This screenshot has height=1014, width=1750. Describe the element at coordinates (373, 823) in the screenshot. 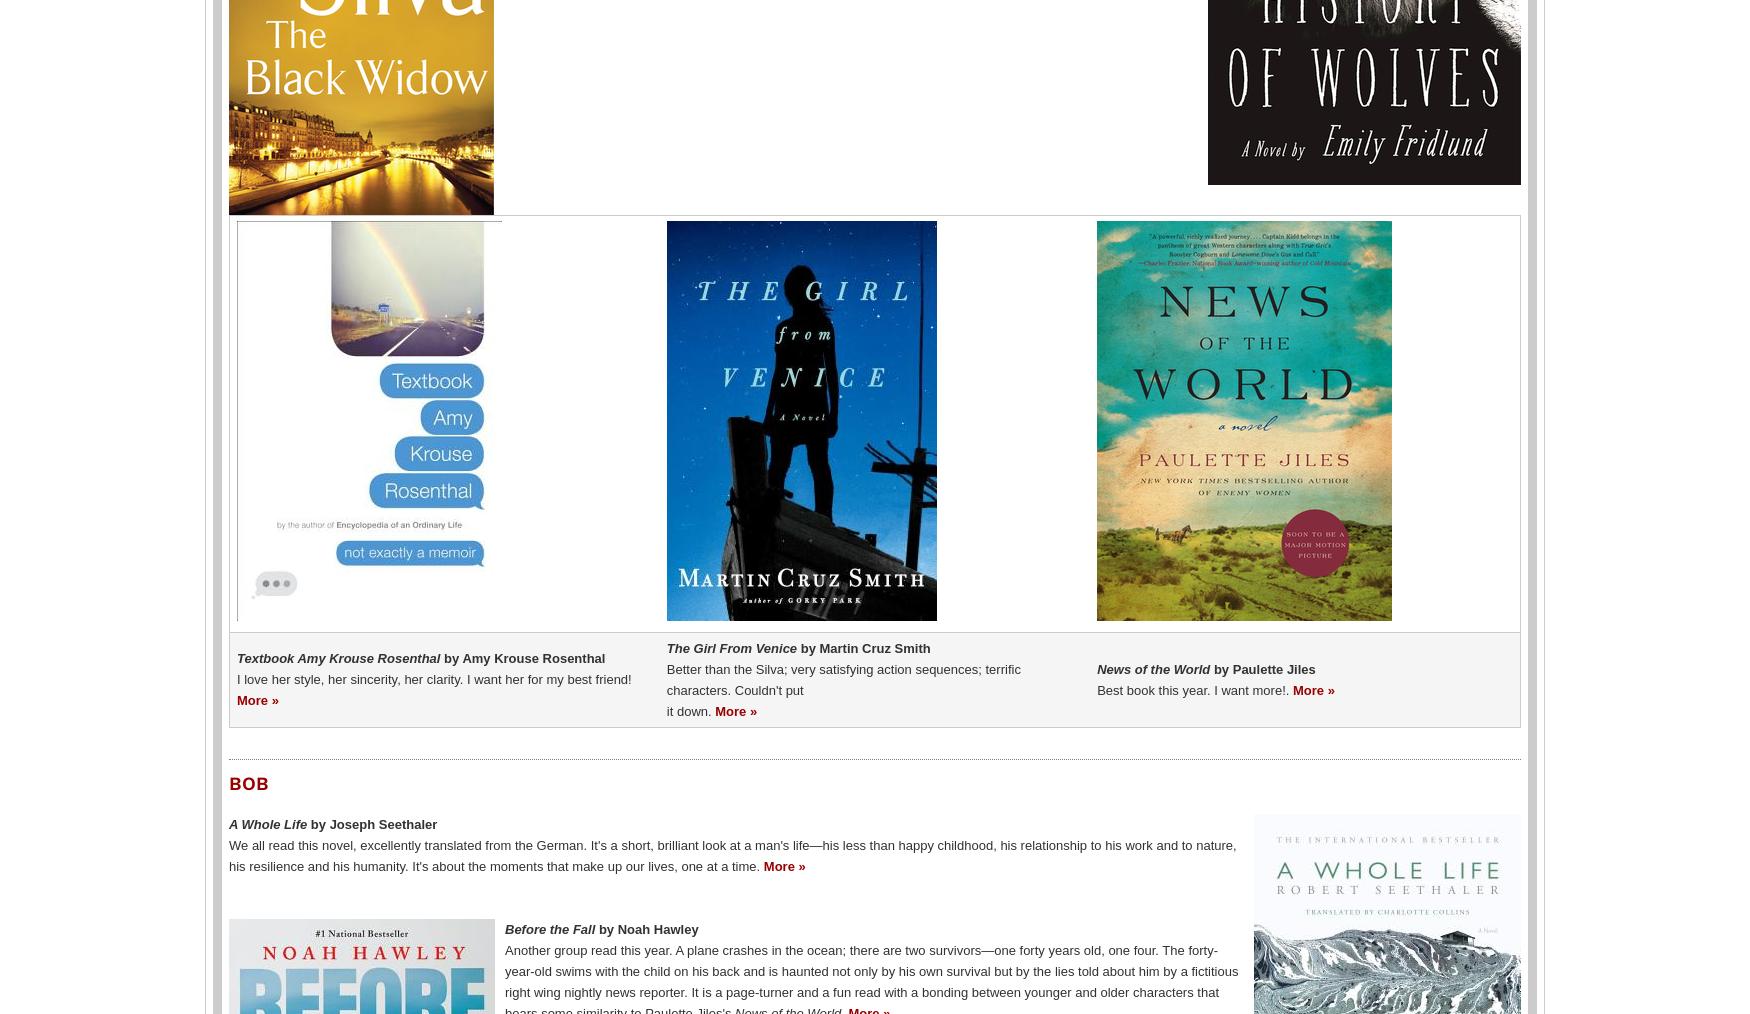

I see `'by Joseph Seethaler'` at that location.